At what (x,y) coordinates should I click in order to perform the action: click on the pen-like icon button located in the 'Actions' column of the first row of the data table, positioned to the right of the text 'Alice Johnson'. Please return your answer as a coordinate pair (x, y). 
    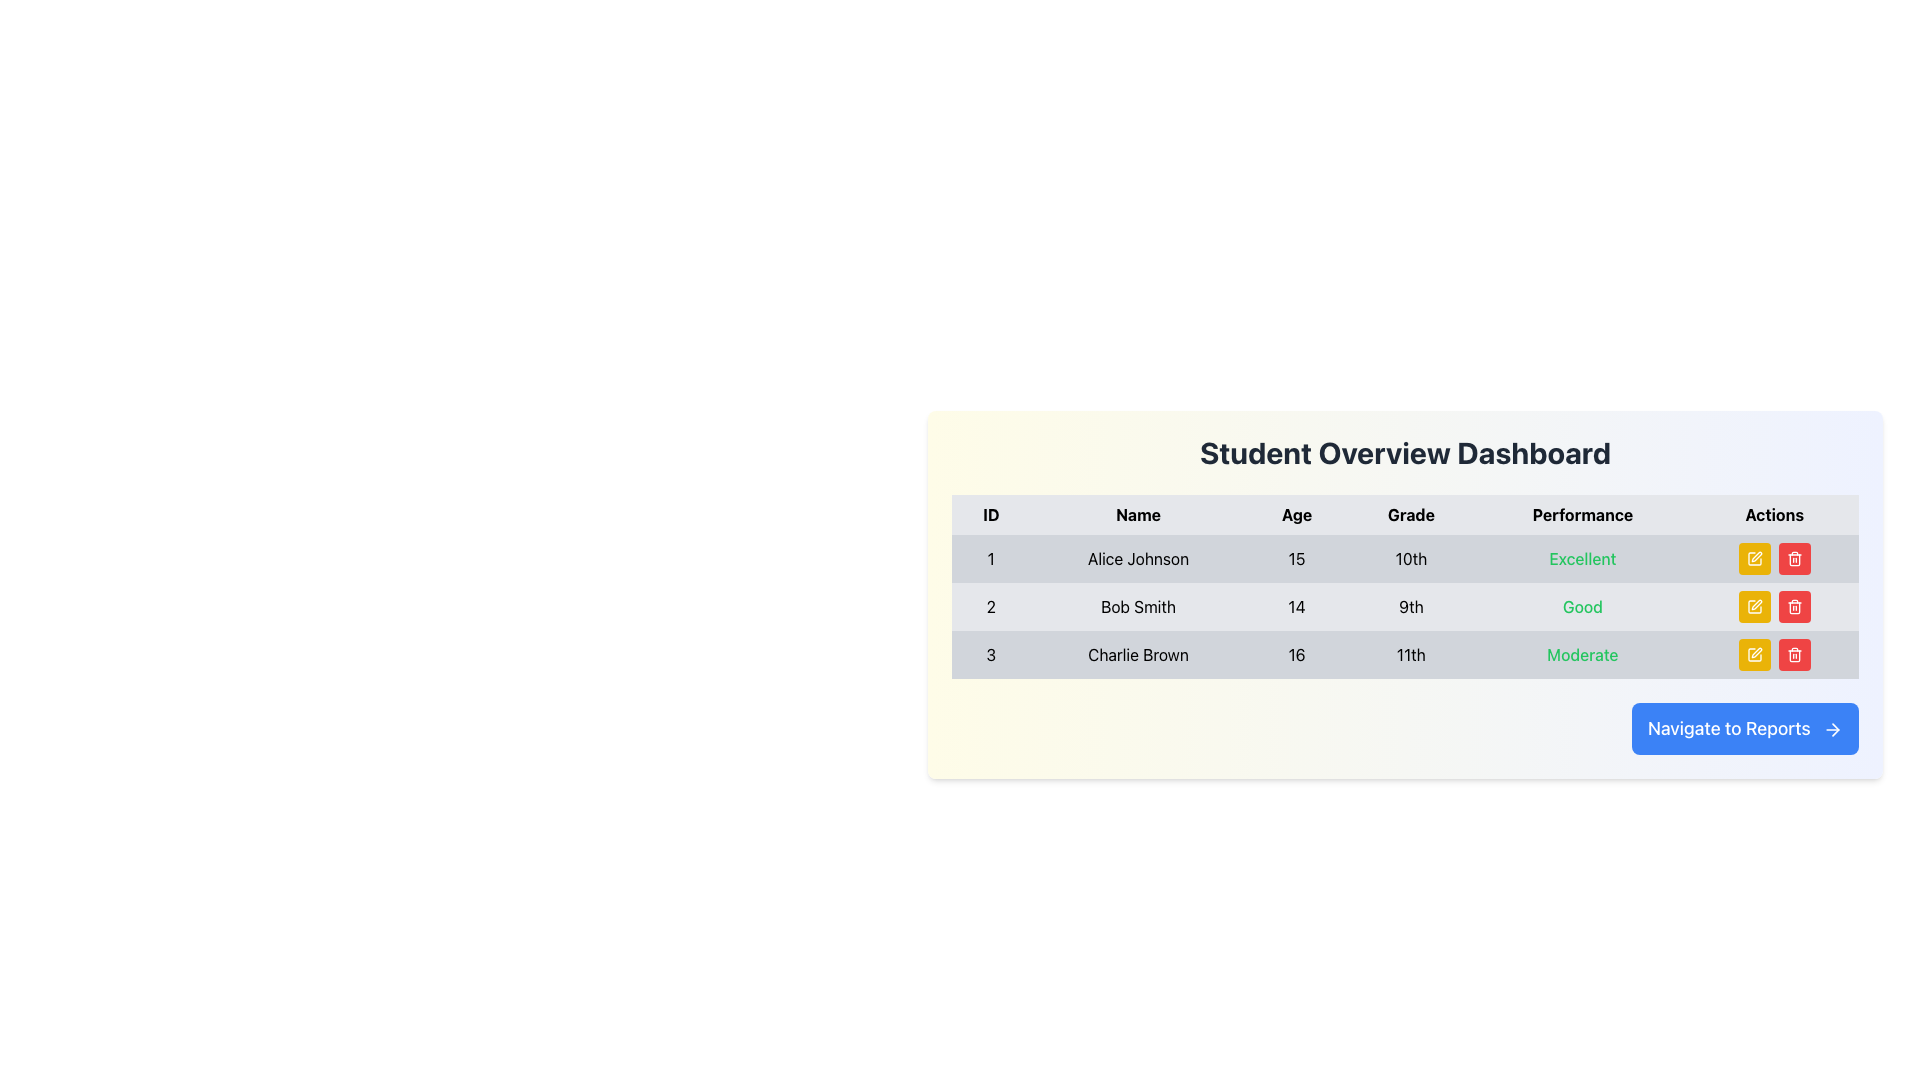
    Looking at the image, I should click on (1755, 556).